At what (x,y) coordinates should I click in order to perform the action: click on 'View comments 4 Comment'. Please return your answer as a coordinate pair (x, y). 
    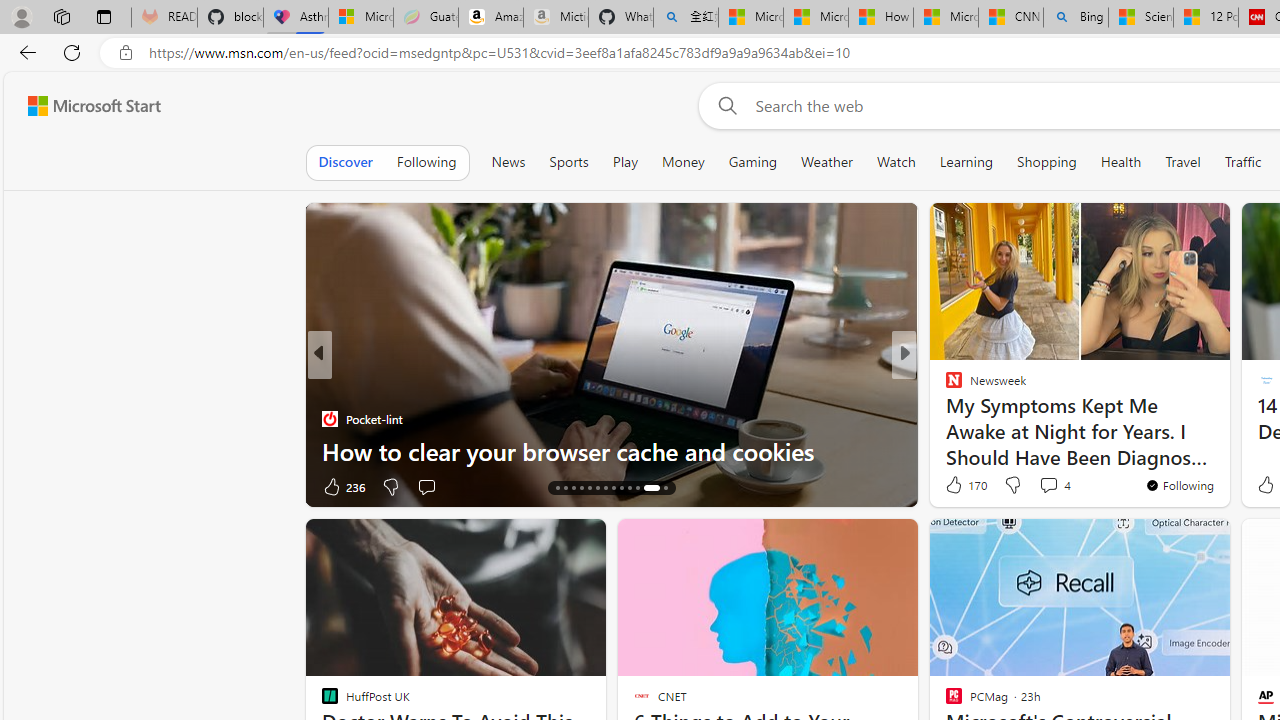
    Looking at the image, I should click on (1053, 484).